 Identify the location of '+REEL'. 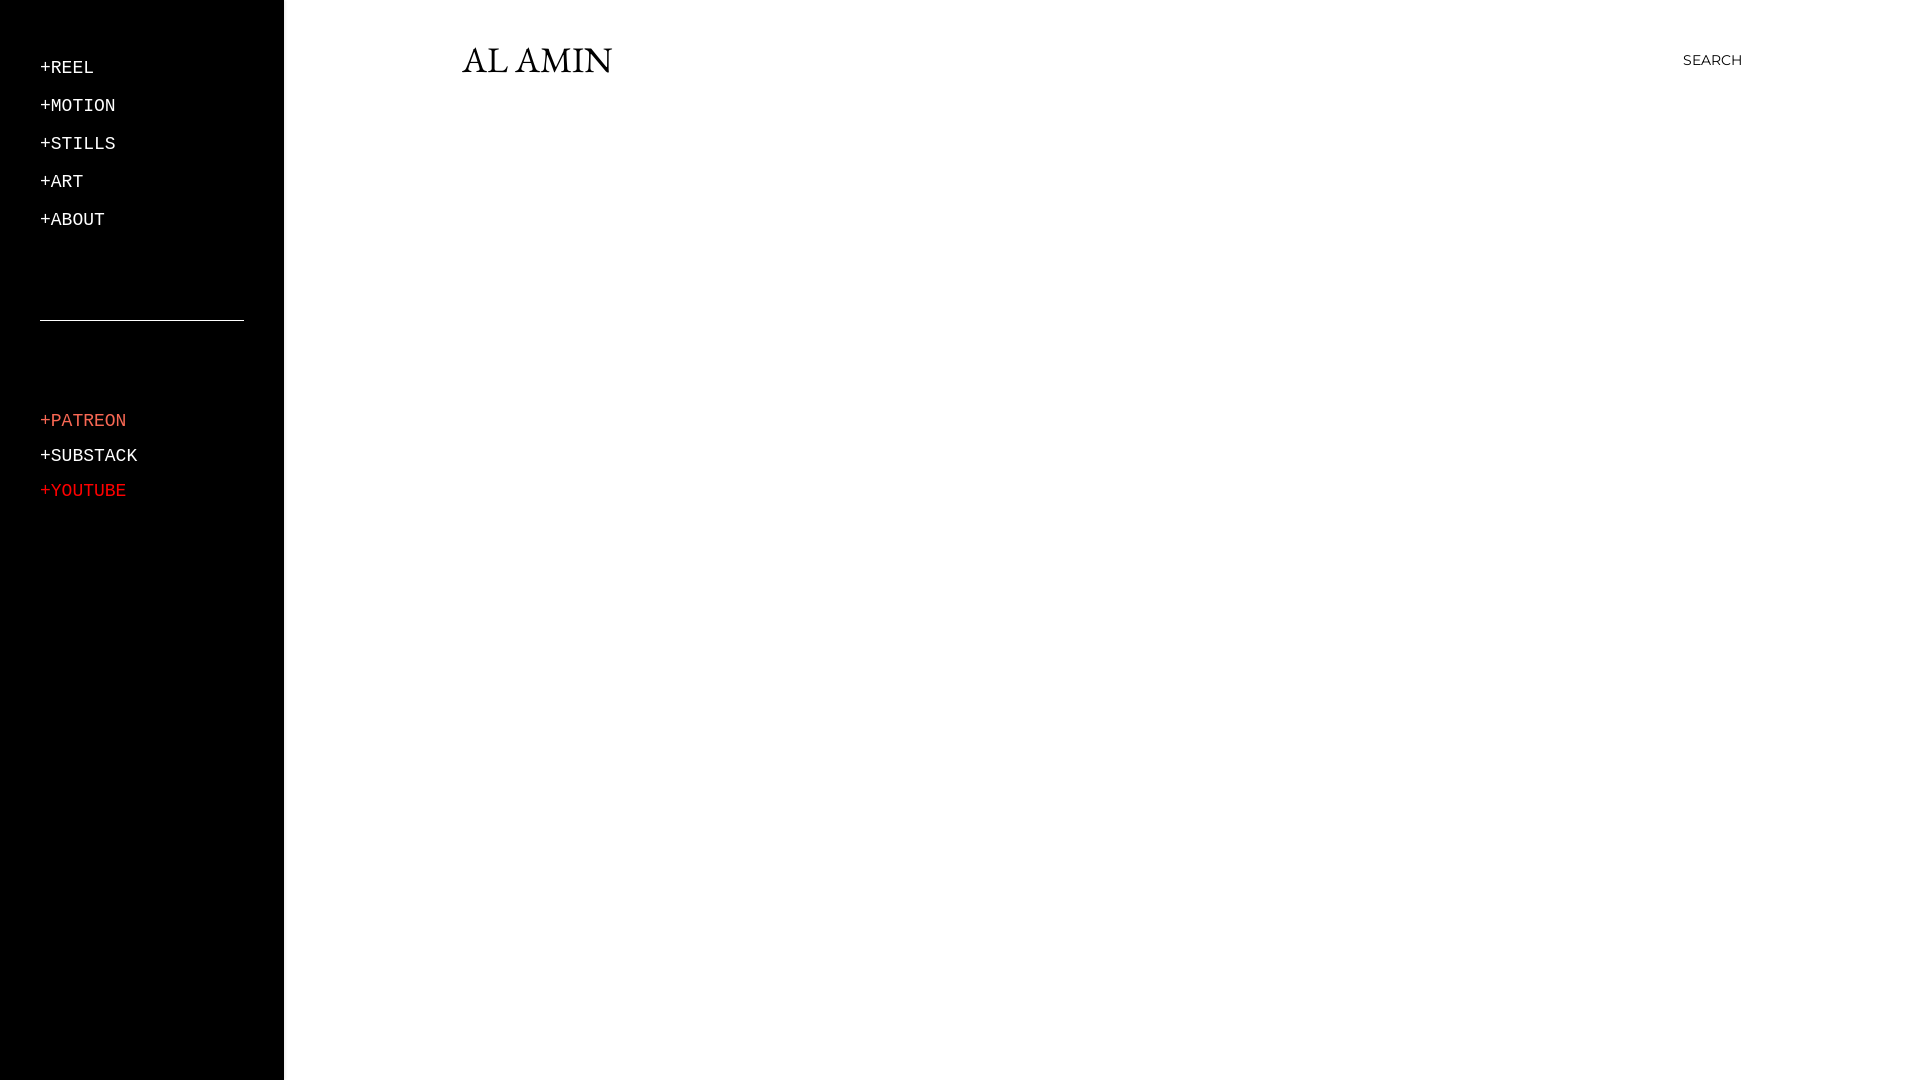
(67, 67).